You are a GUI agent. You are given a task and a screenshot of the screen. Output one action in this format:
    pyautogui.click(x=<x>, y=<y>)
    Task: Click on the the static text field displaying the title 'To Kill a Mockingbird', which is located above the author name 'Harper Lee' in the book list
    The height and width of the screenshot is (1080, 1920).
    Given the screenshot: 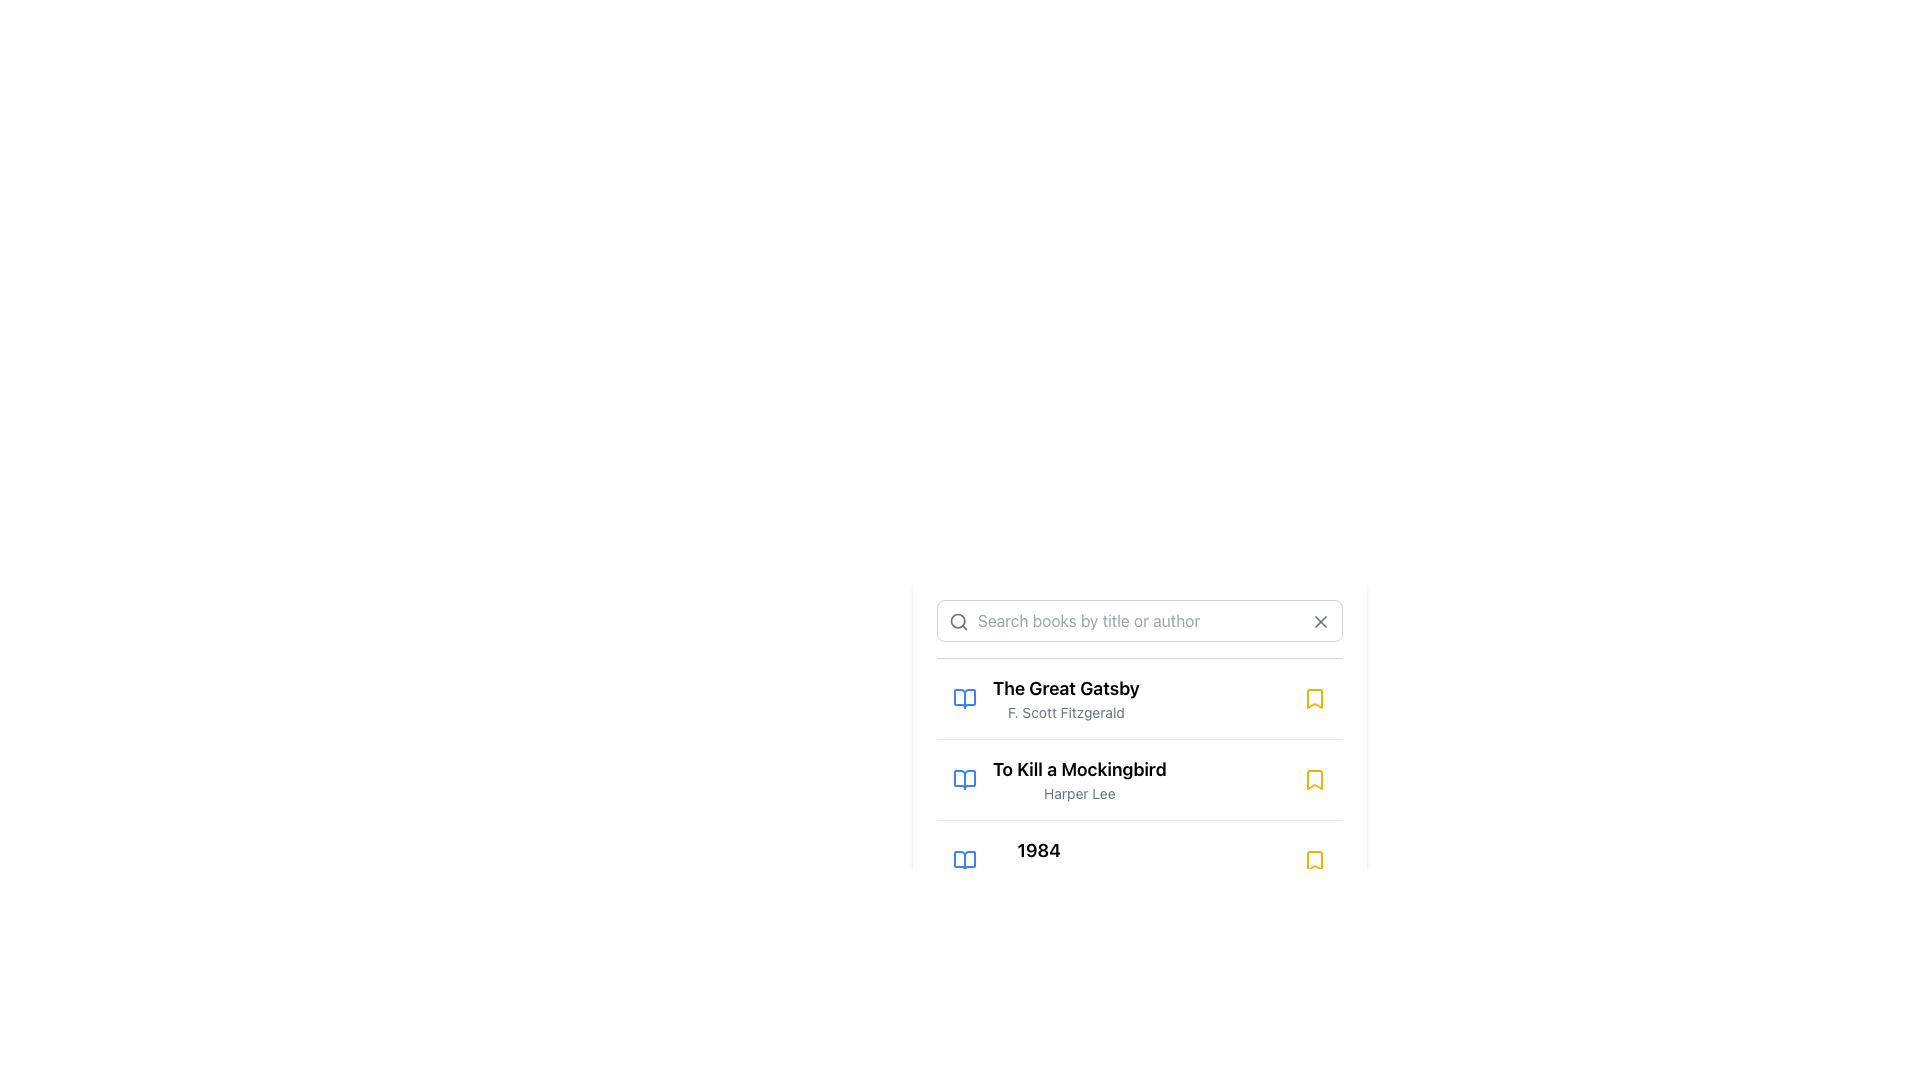 What is the action you would take?
    pyautogui.click(x=1078, y=769)
    